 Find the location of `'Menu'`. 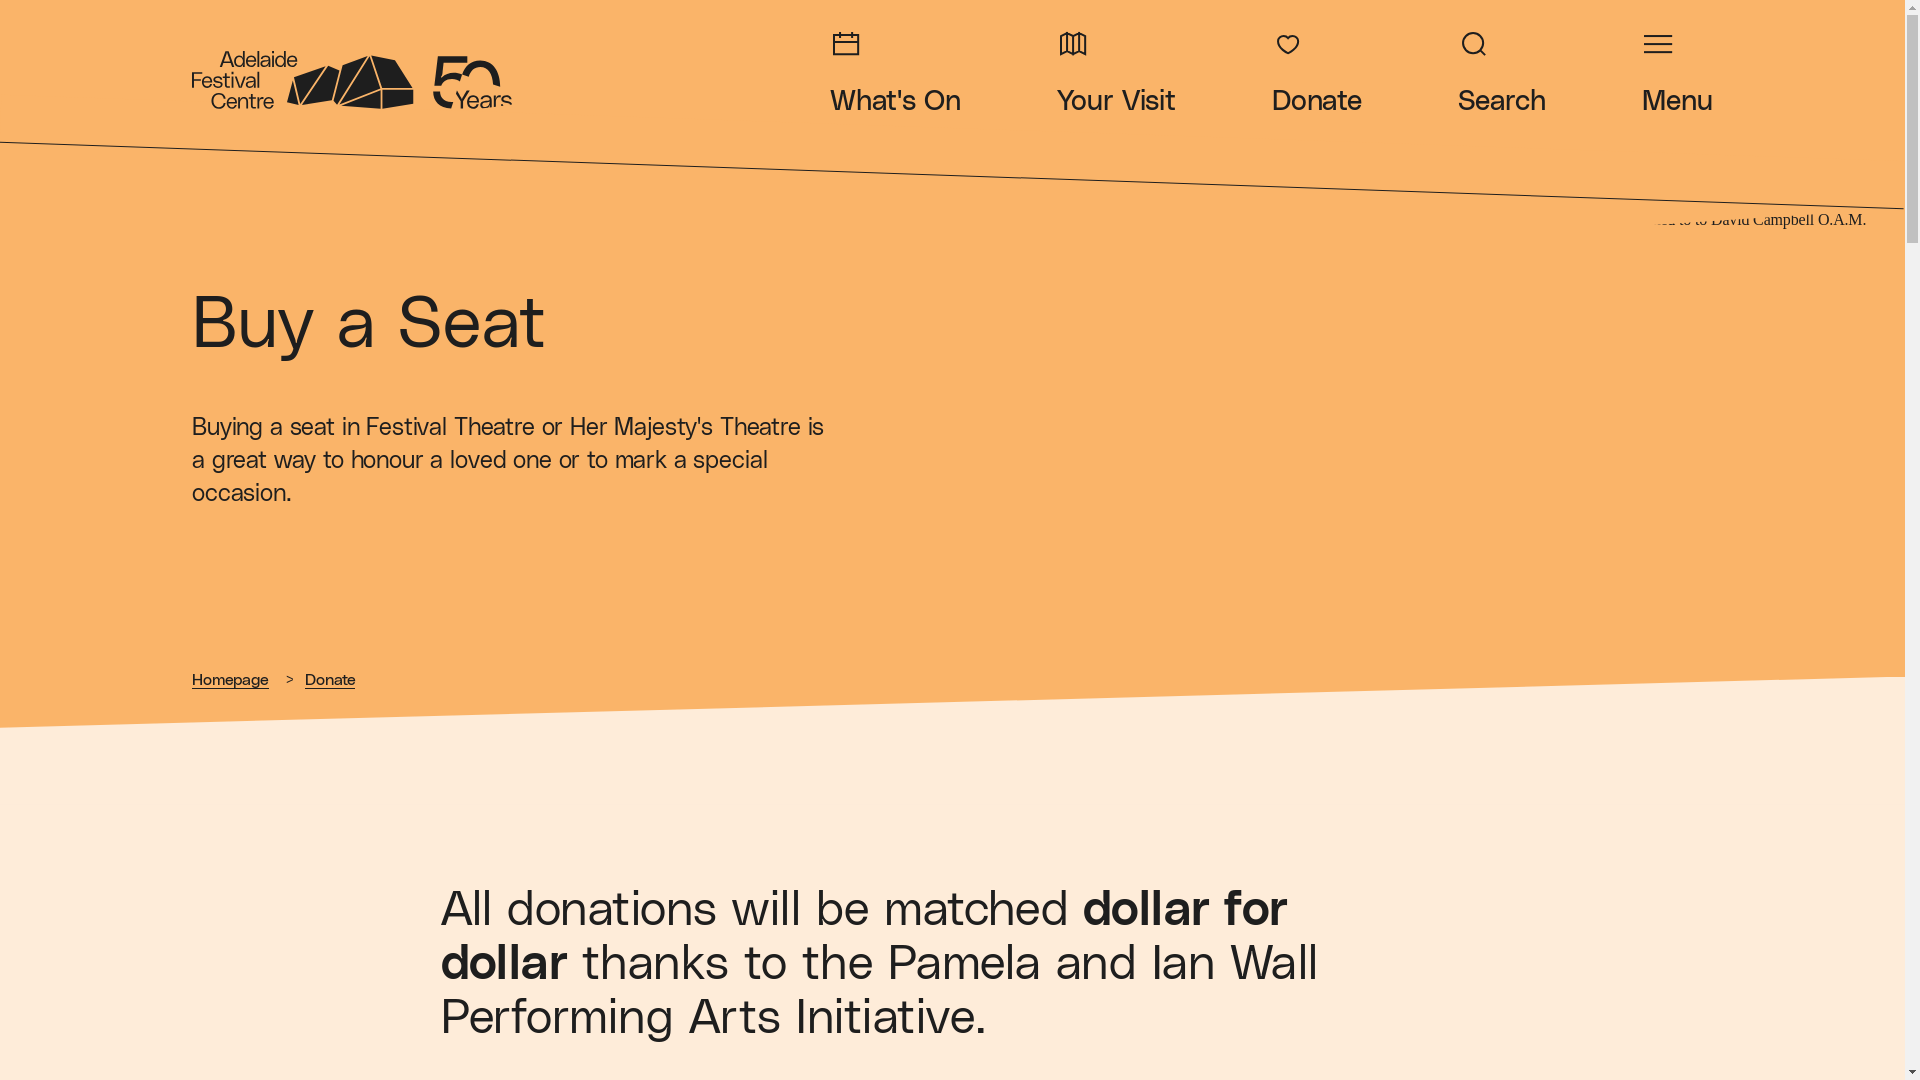

'Menu' is located at coordinates (1677, 71).